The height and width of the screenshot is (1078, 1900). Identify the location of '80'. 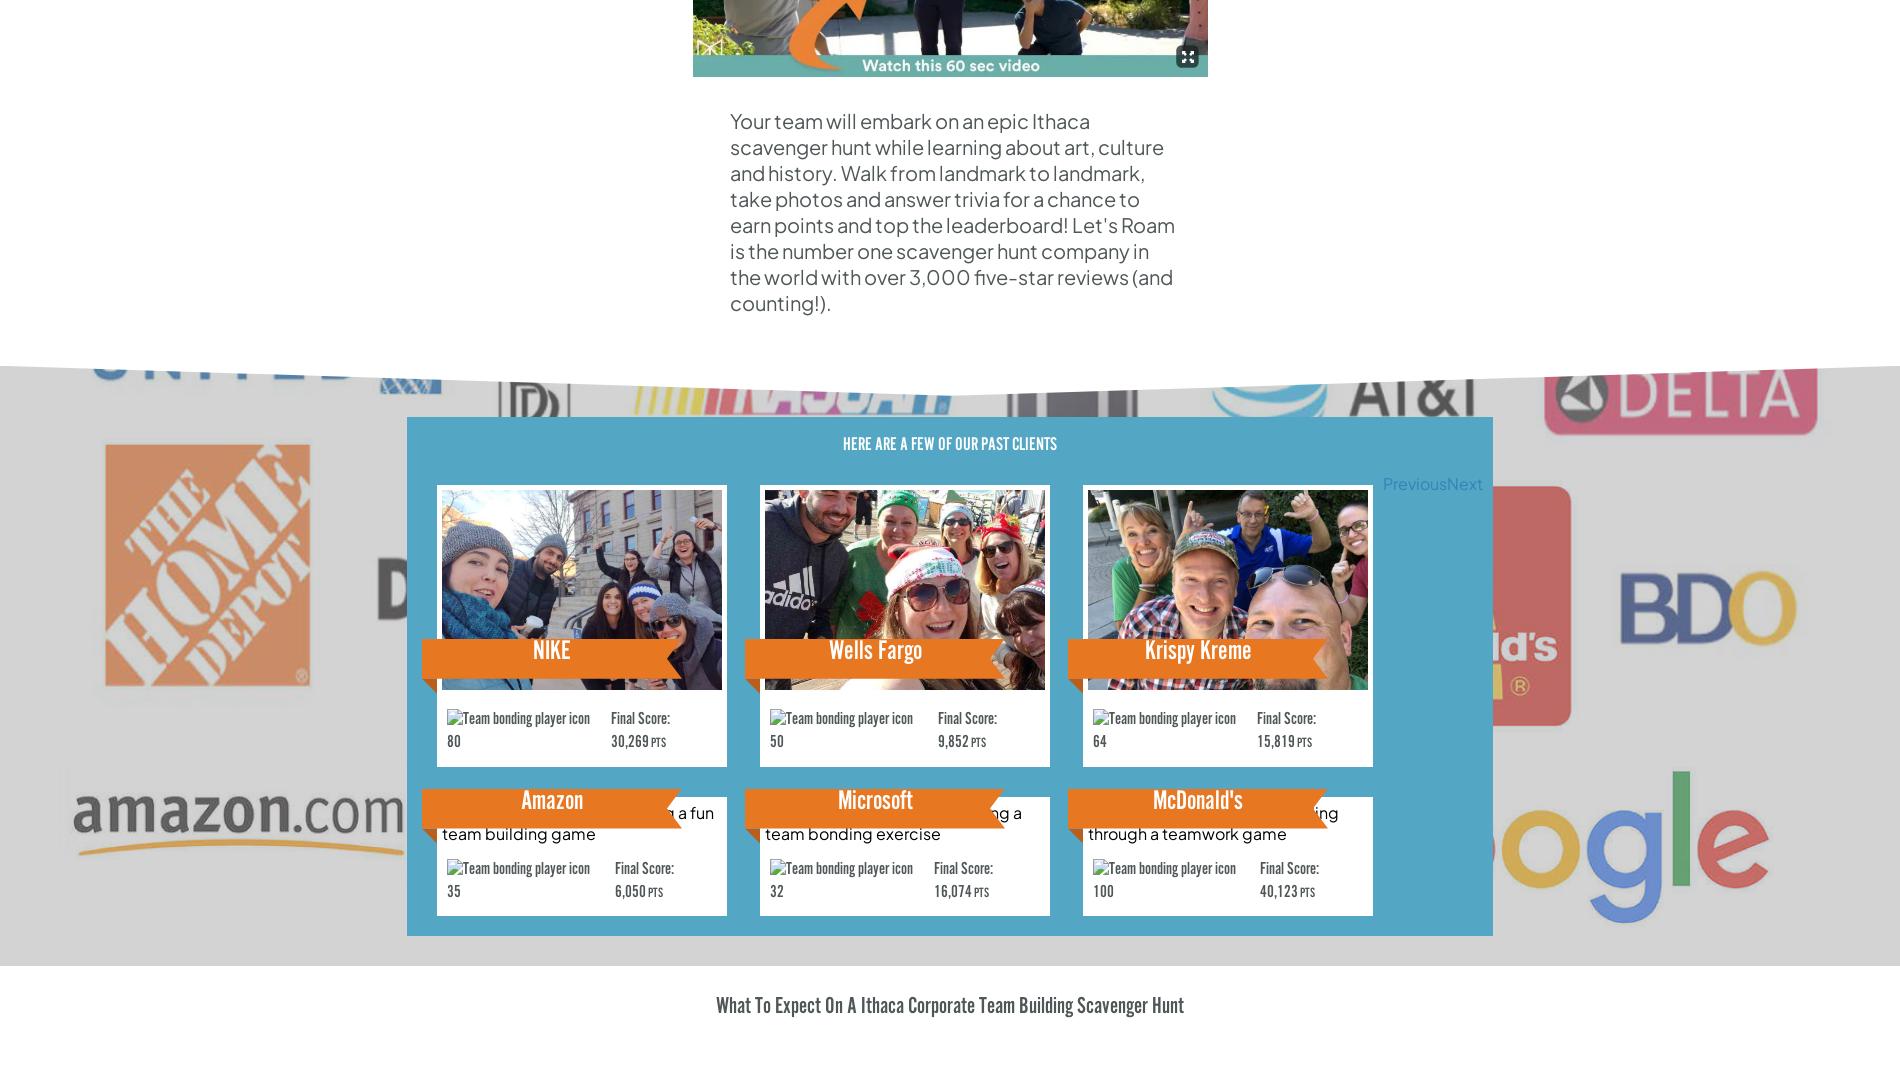
(452, 742).